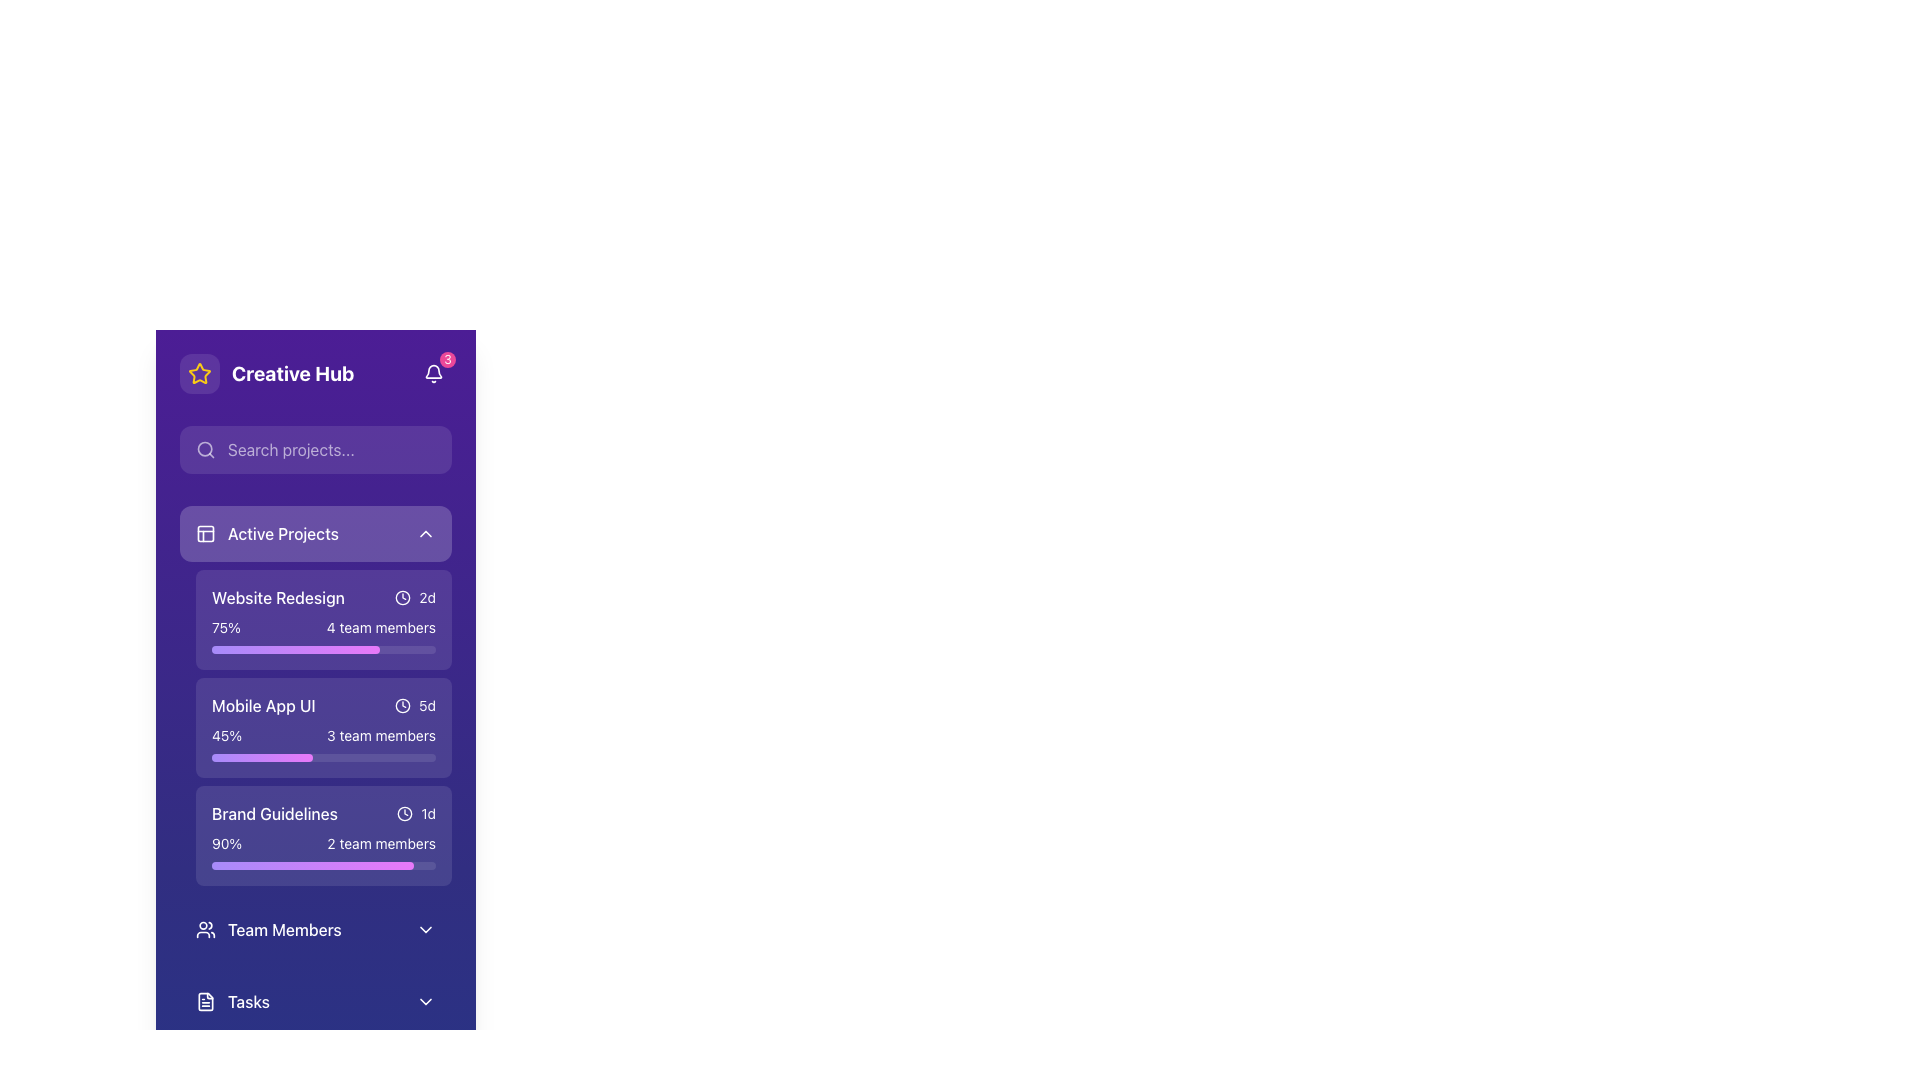 The width and height of the screenshot is (1920, 1080). I want to click on the Notification badge, which is a small circular badge with a bright pink background and the number '3' in white, located at the top-right corner of the bell icon in the header section, so click(446, 358).